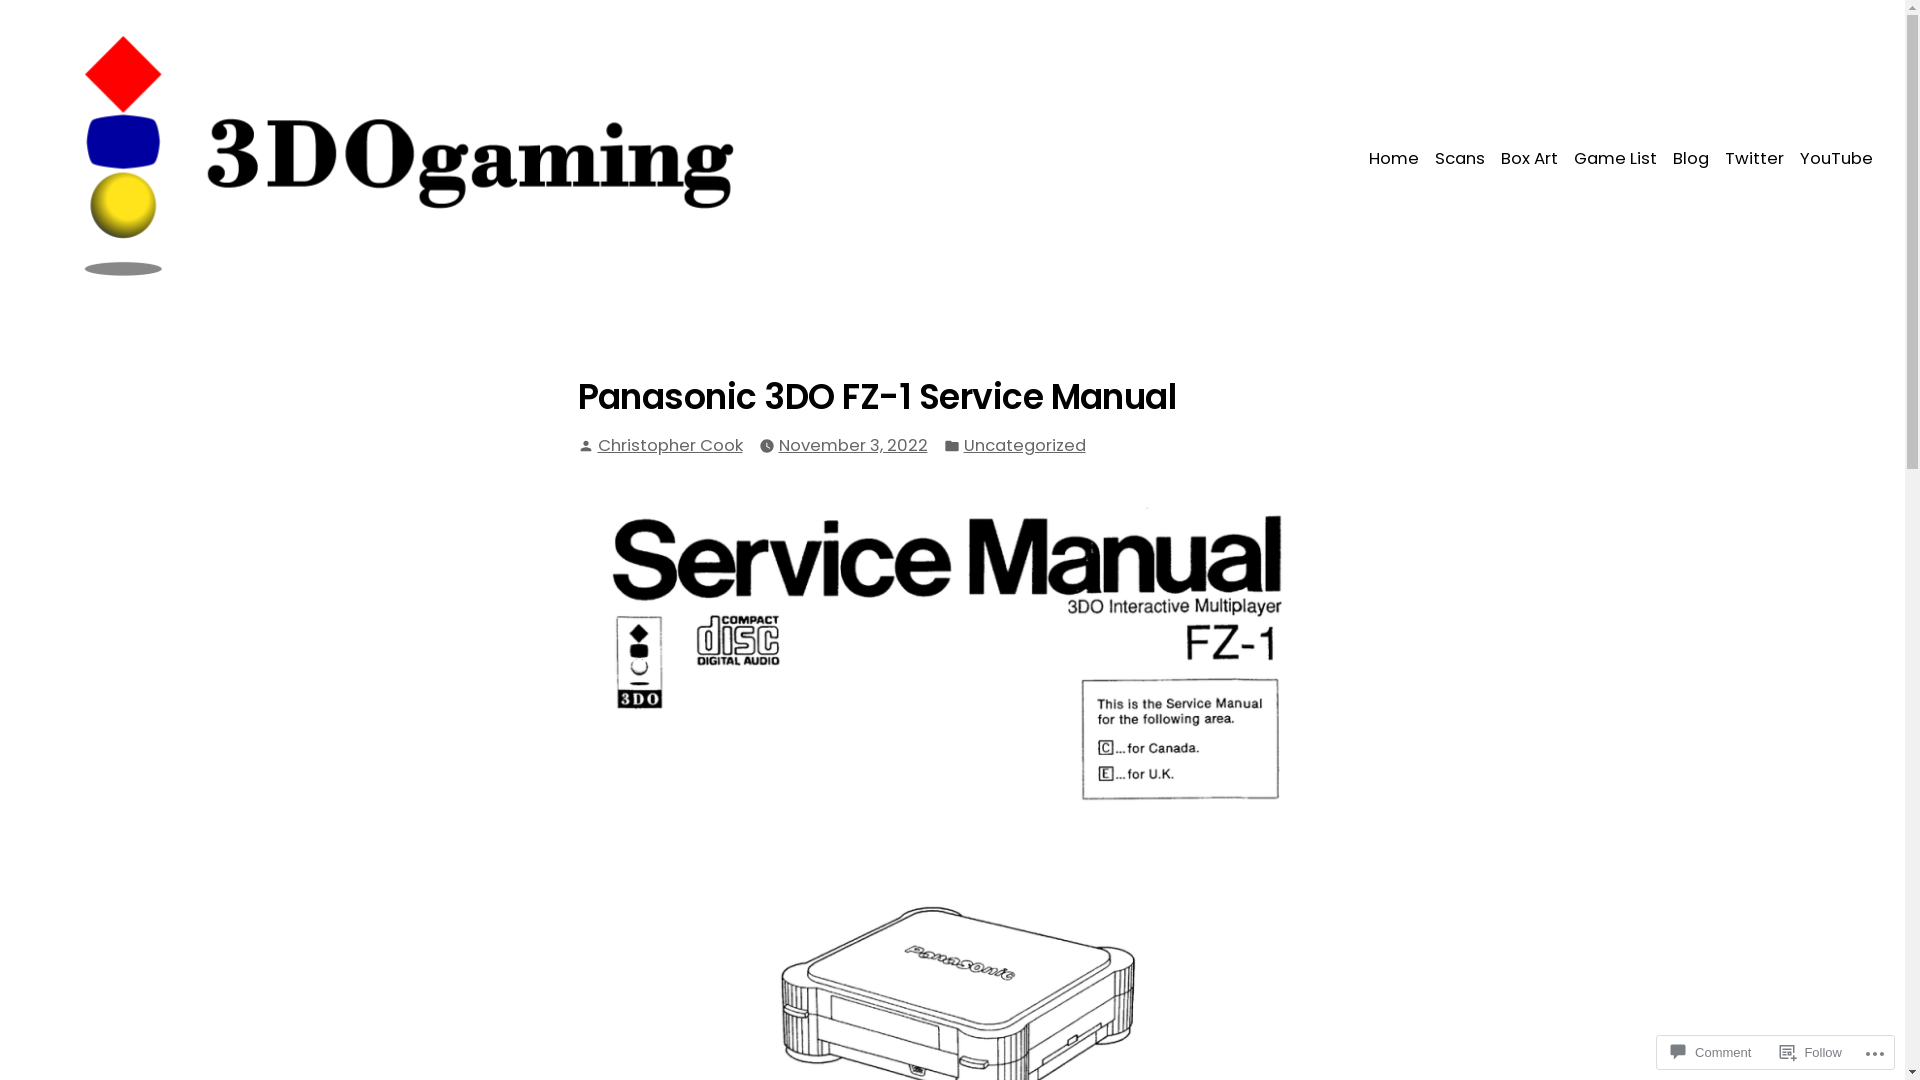 This screenshot has width=1920, height=1080. Describe the element at coordinates (1615, 158) in the screenshot. I see `'Game List'` at that location.